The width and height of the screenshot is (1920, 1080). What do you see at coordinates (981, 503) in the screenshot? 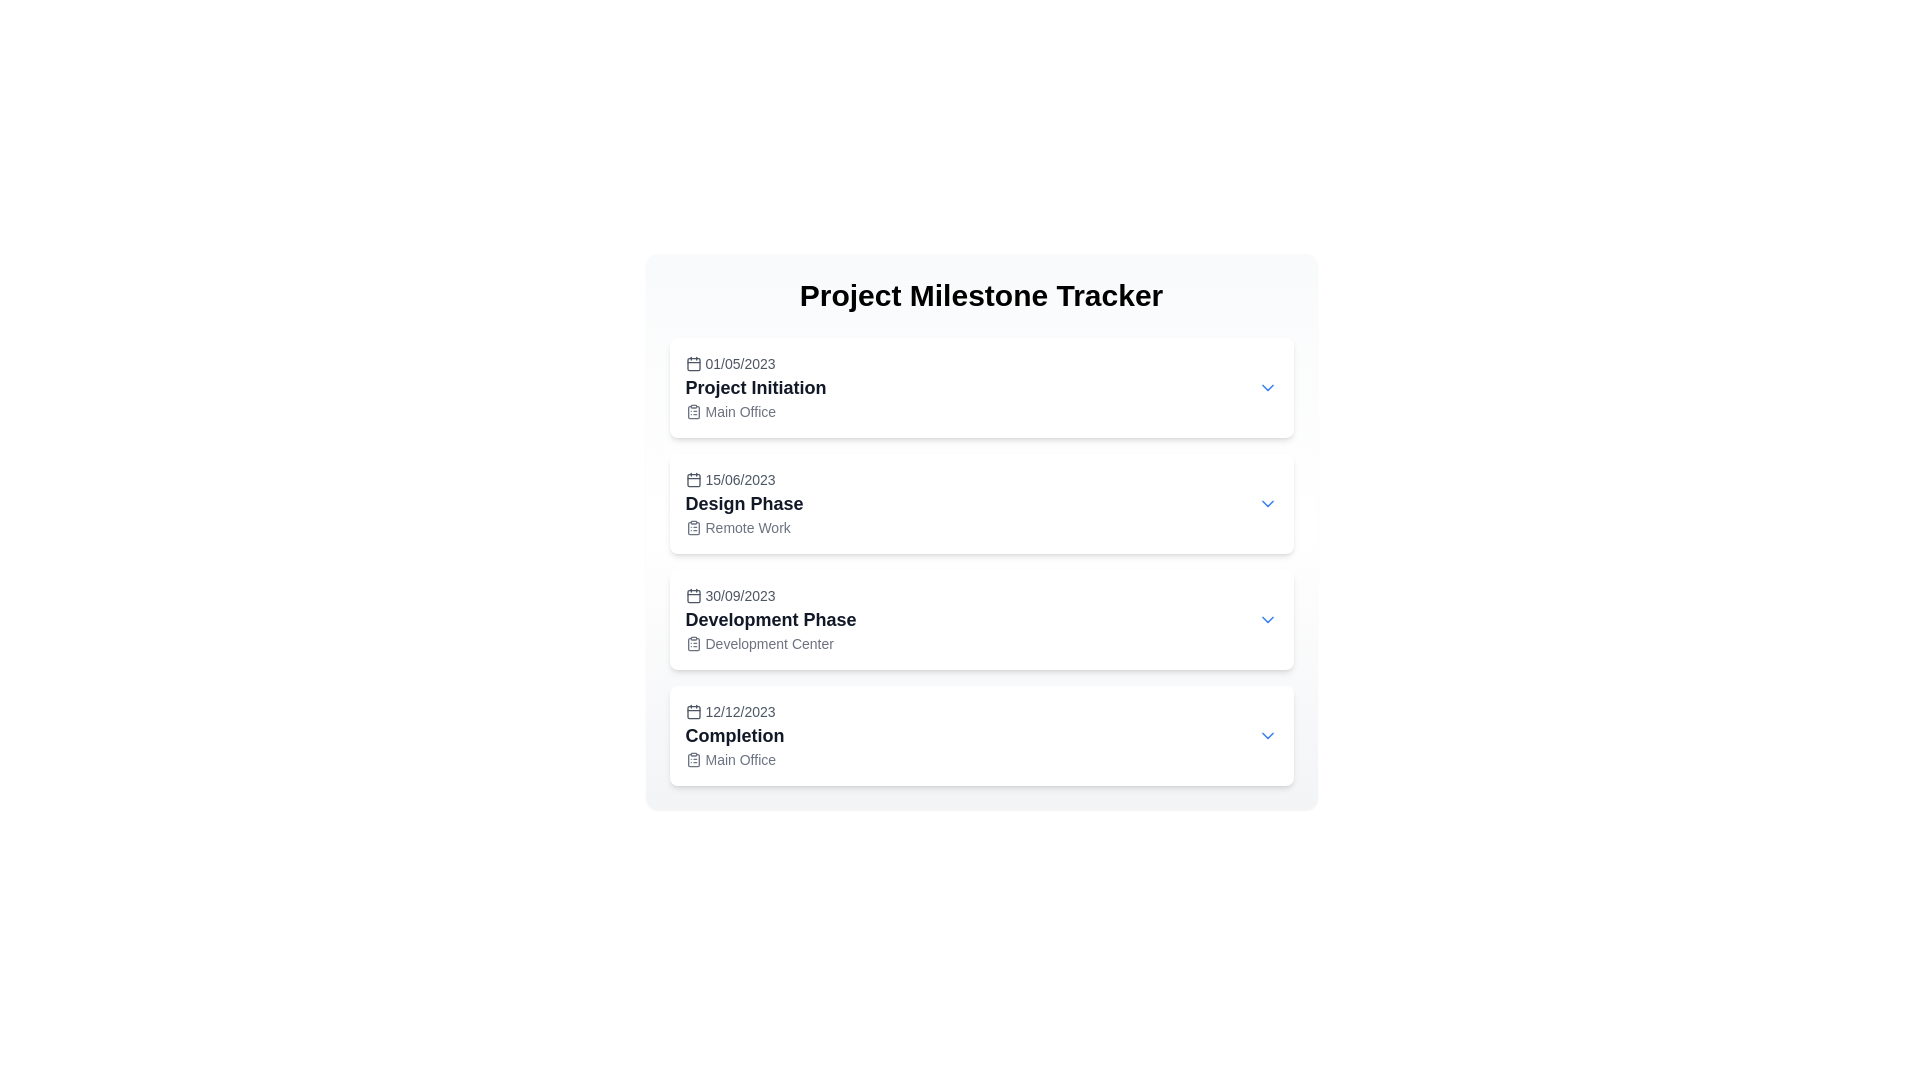
I see `the second card in the 'Project Milestone Tracker' section, which has a white background, rounded corners, and contains the title 'Design Phase'` at bounding box center [981, 503].